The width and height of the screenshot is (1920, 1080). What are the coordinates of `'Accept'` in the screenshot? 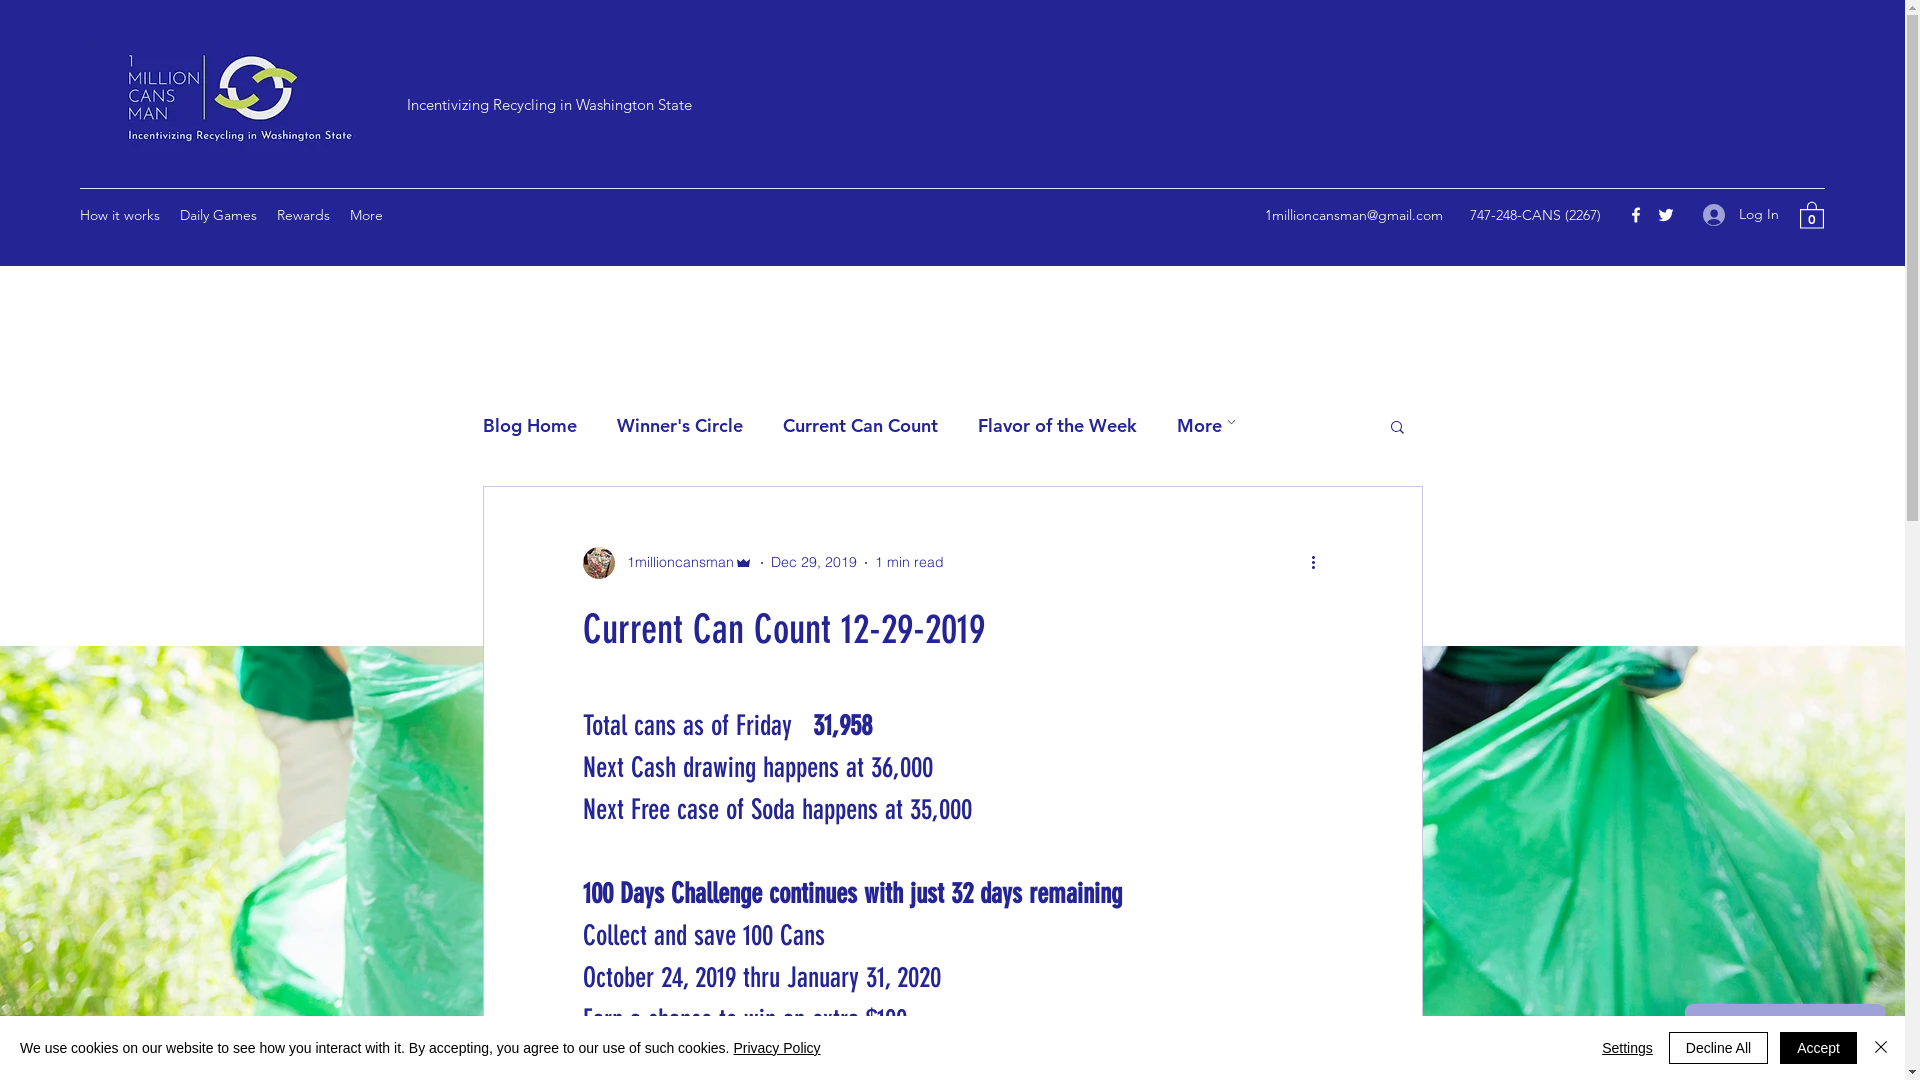 It's located at (1818, 1047).